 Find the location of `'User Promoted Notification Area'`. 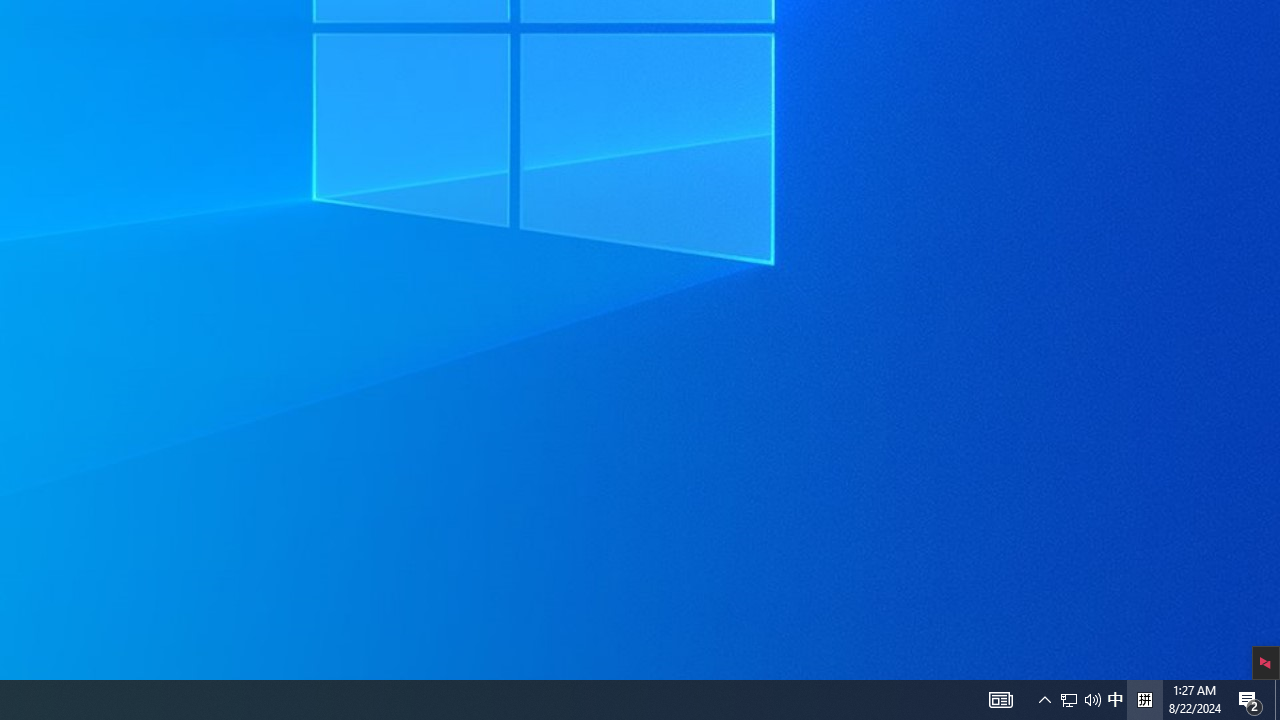

'User Promoted Notification Area' is located at coordinates (1079, 698).